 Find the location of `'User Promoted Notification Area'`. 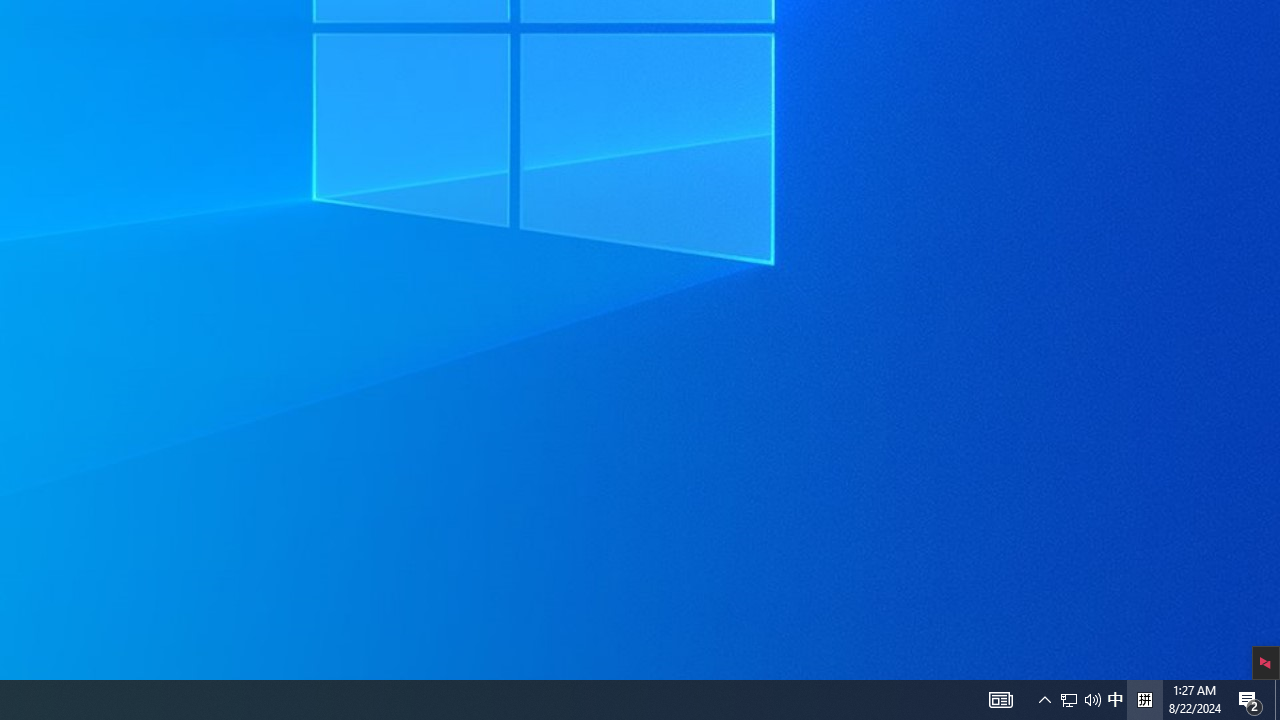

'User Promoted Notification Area' is located at coordinates (1079, 698).